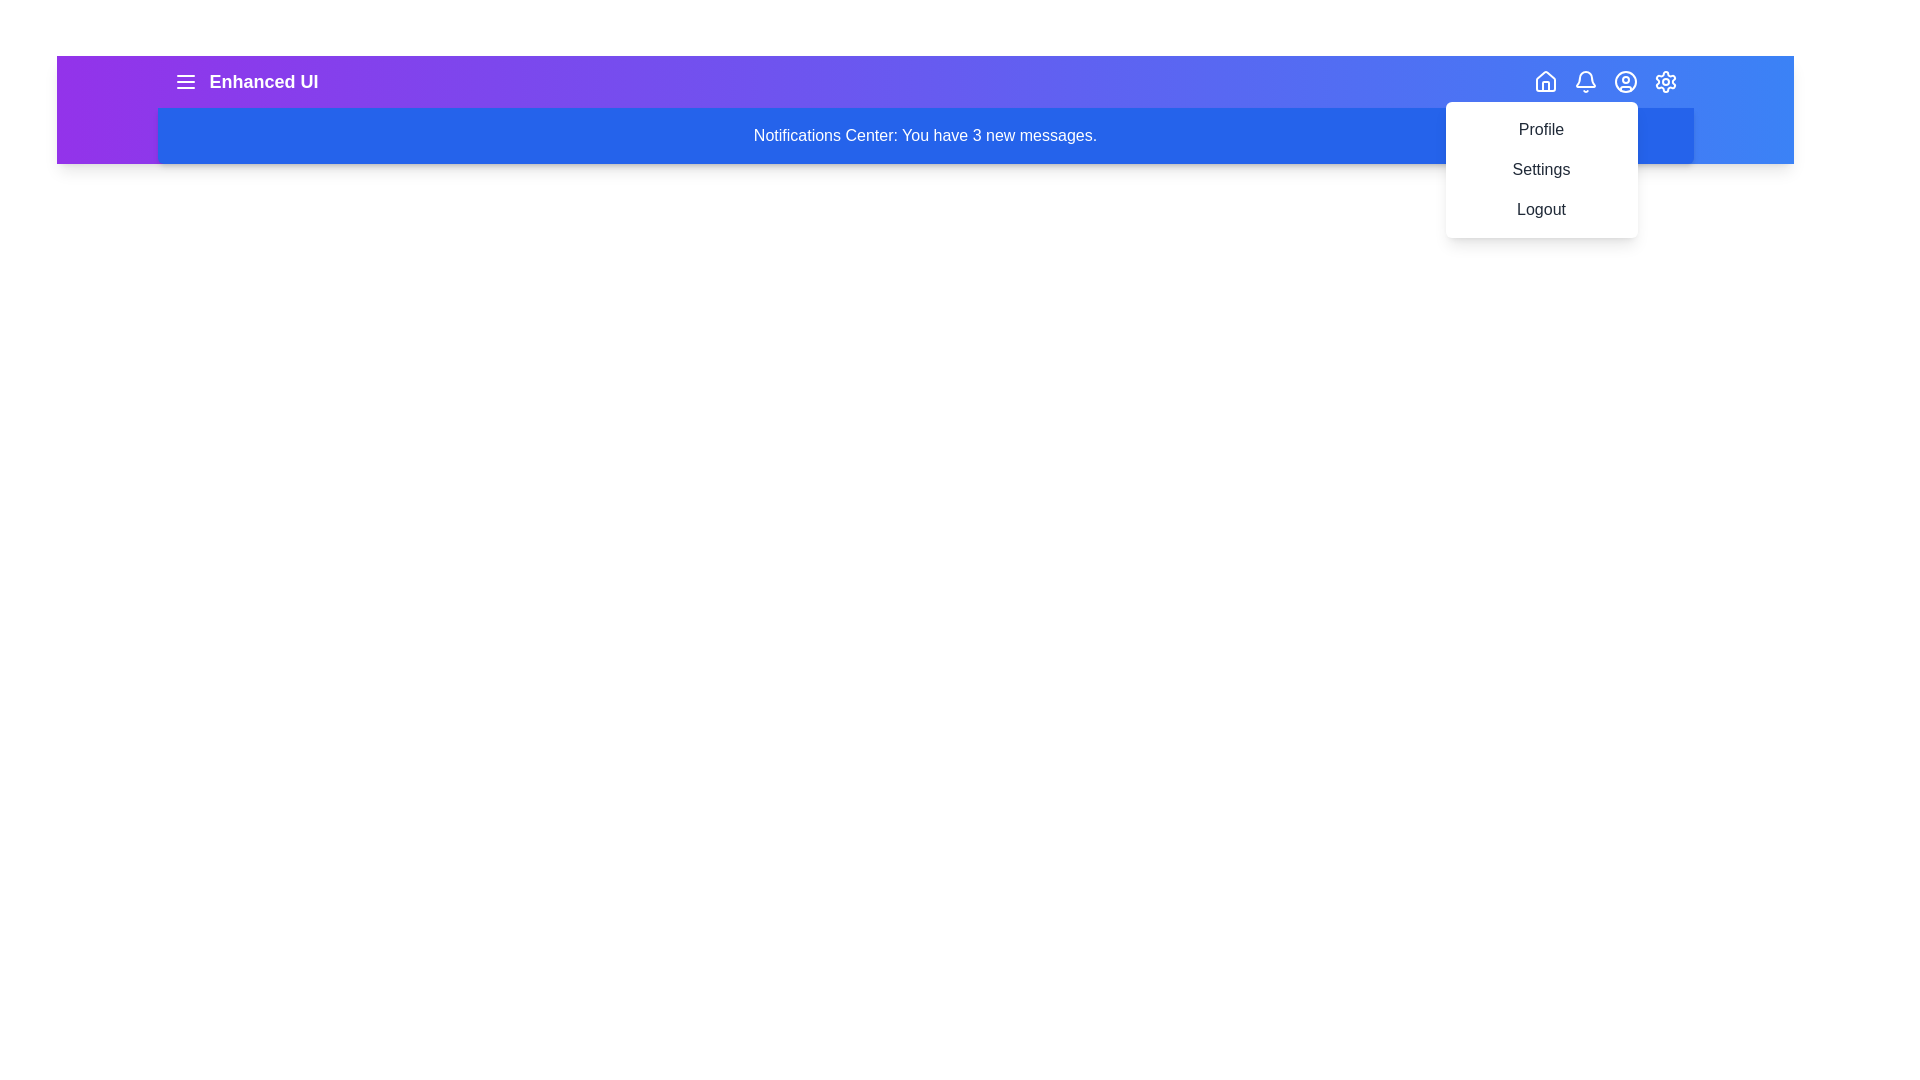  What do you see at coordinates (1665, 80) in the screenshot?
I see `the settings icon to open the settings menu` at bounding box center [1665, 80].